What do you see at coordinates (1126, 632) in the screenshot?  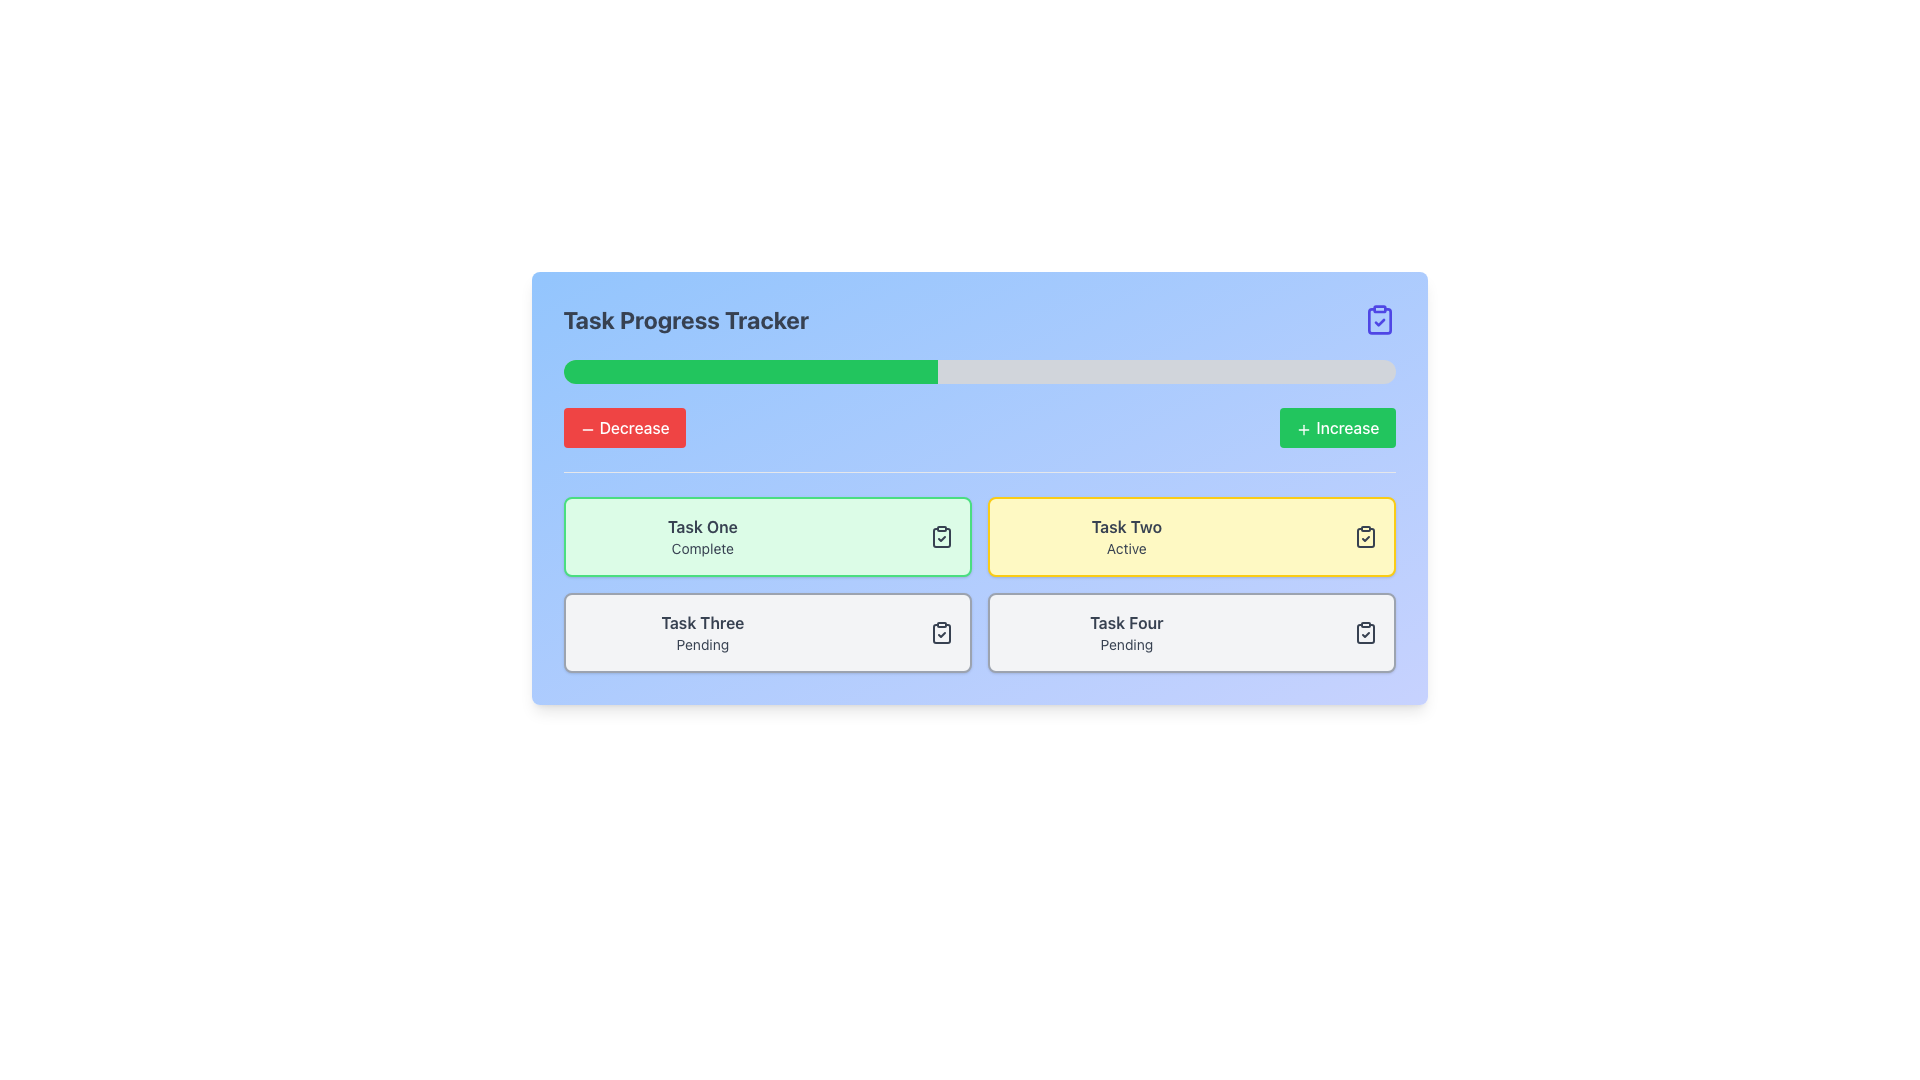 I see `the text display element that shows the task name 'Task Four' and its status 'Pending', located in the bottom-right portion of the grid layout` at bounding box center [1126, 632].